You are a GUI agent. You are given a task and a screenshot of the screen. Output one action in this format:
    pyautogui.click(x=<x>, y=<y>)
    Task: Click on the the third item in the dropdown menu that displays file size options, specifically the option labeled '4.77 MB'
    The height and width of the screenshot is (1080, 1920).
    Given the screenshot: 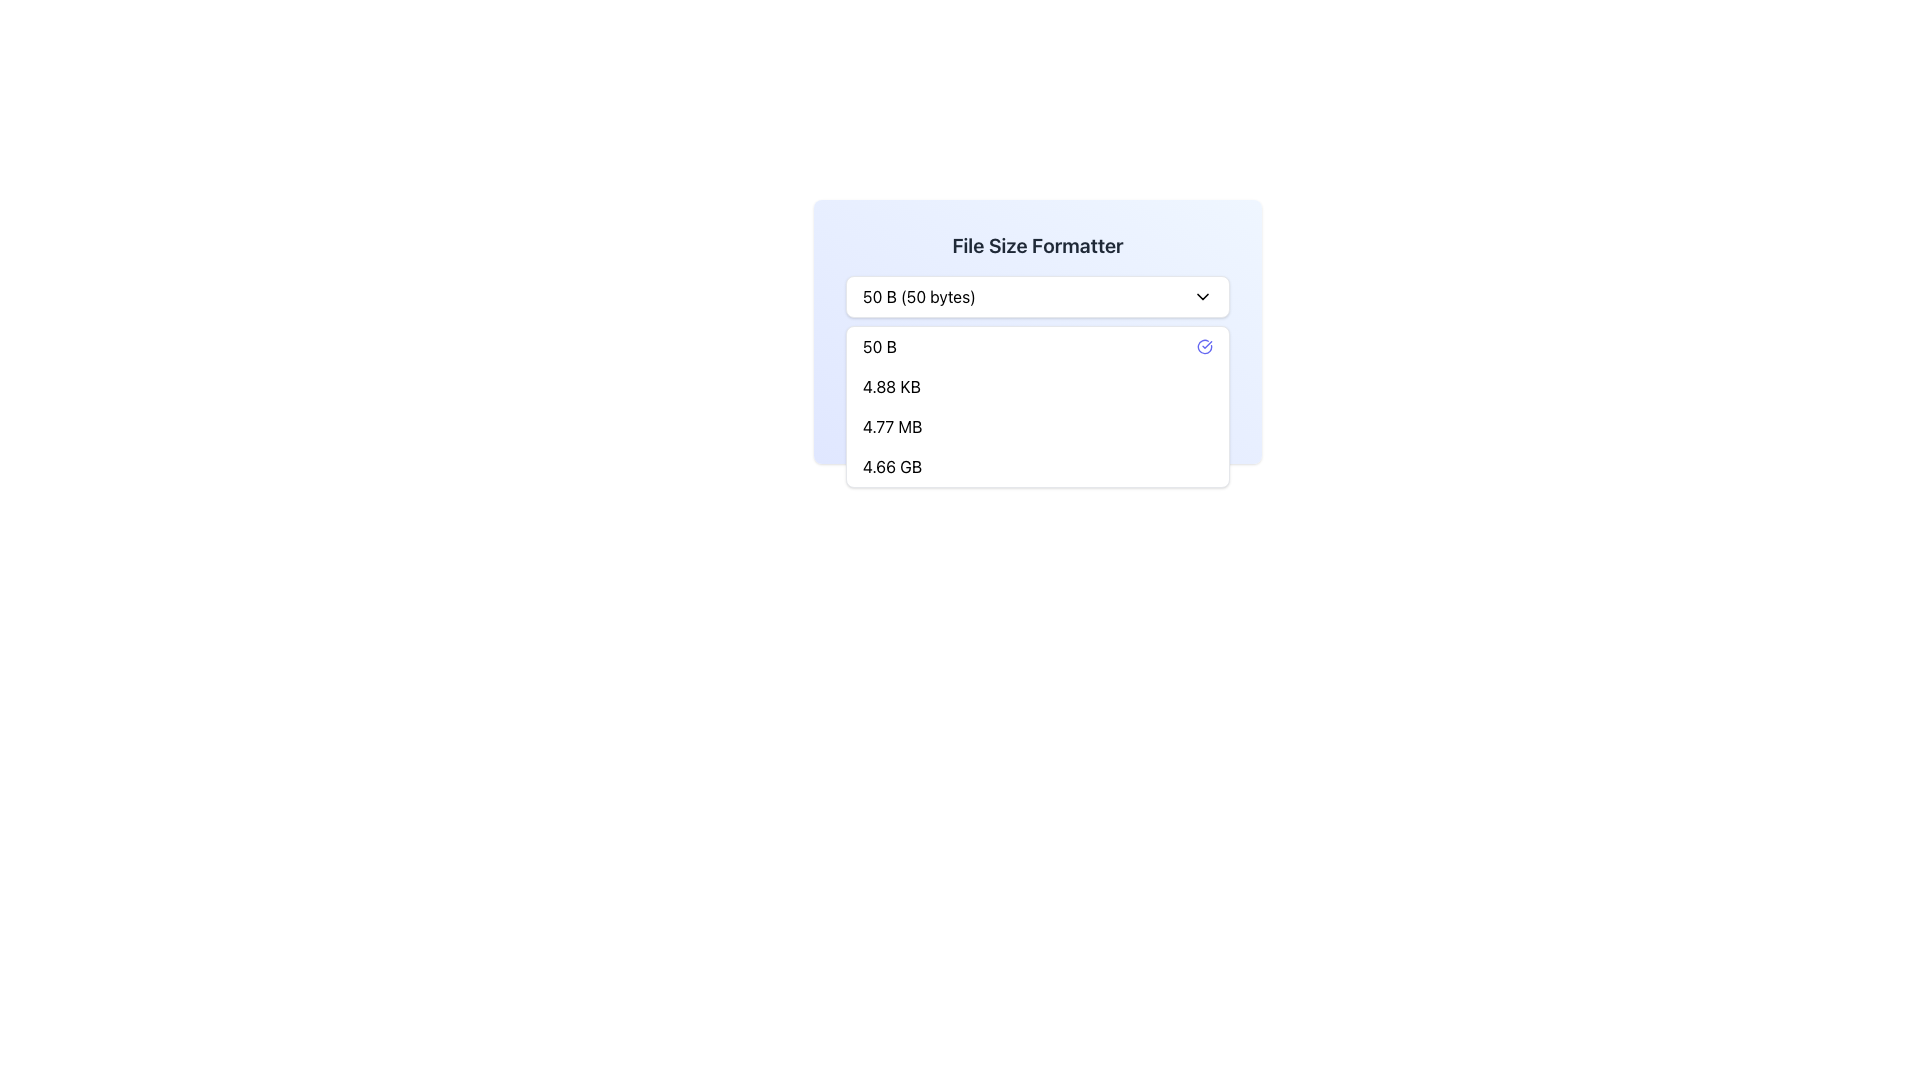 What is the action you would take?
    pyautogui.click(x=1037, y=406)
    